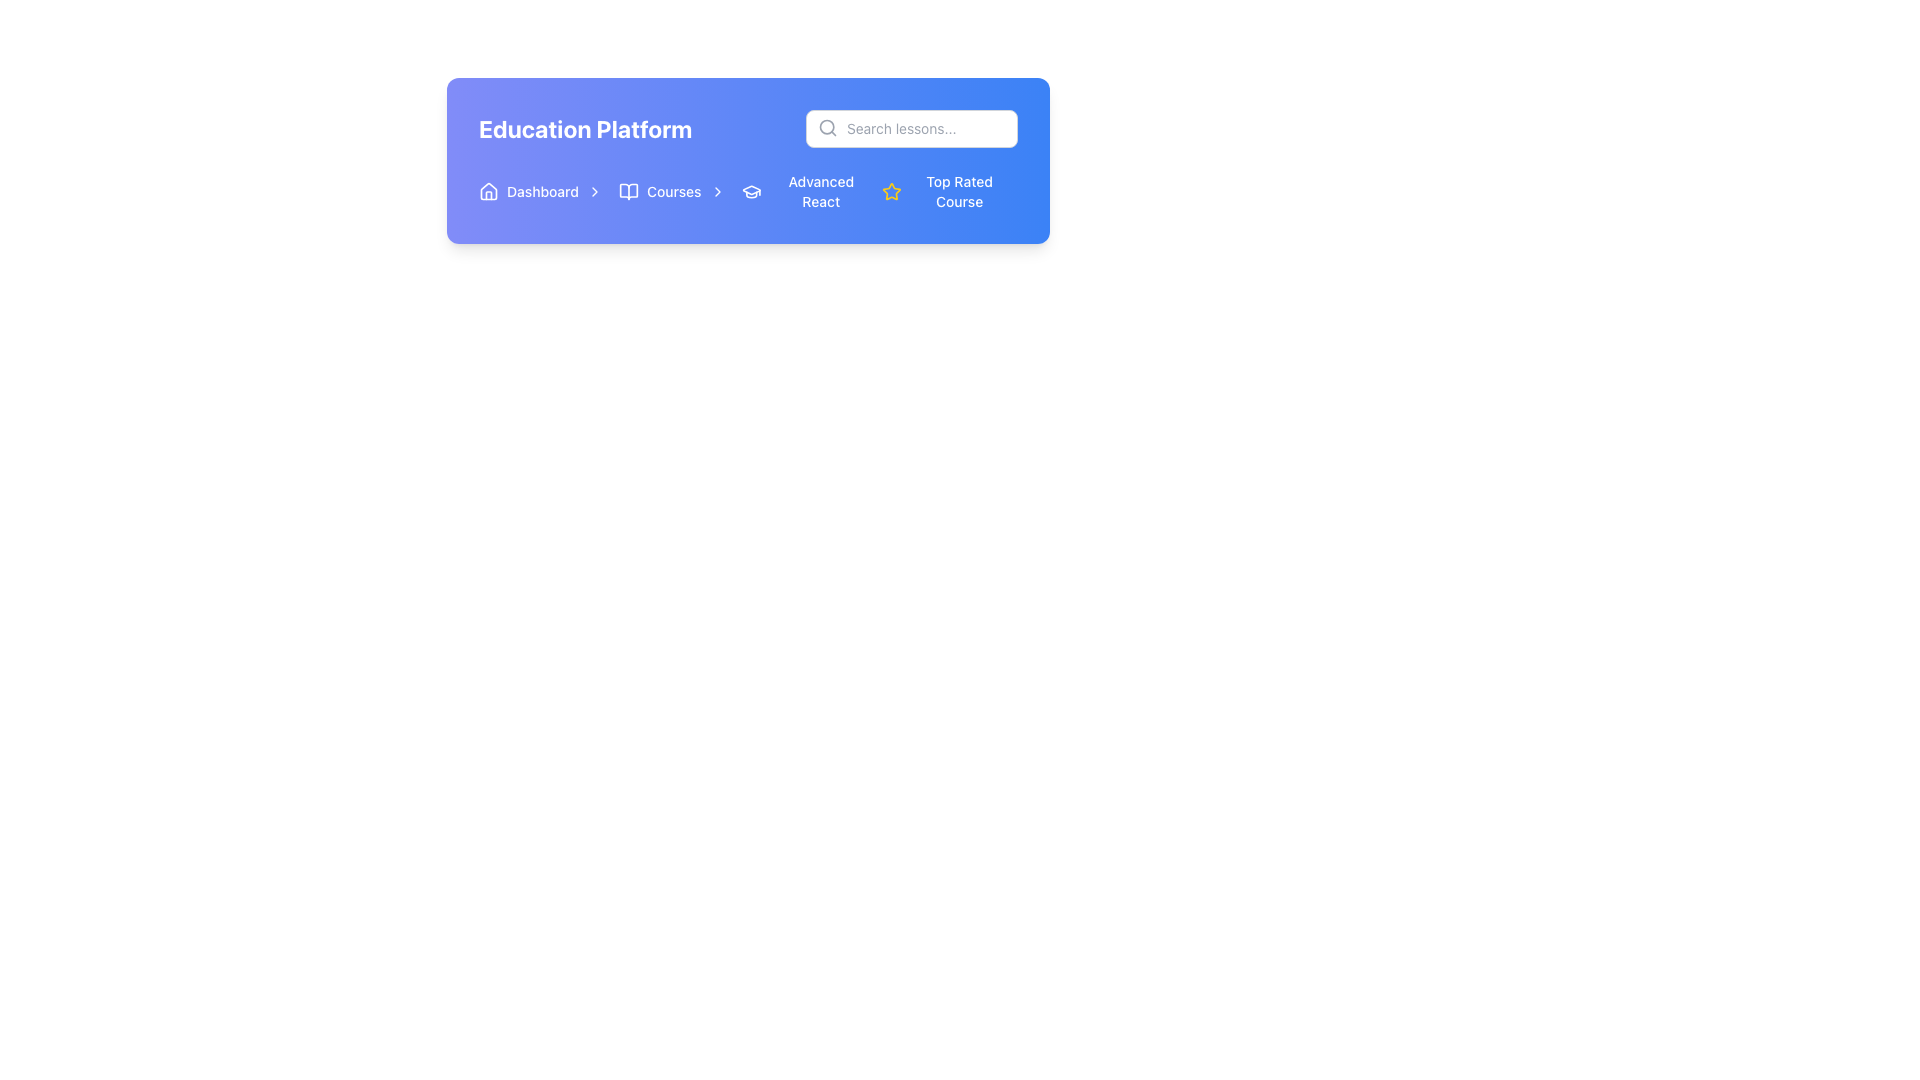 The width and height of the screenshot is (1920, 1080). What do you see at coordinates (676, 192) in the screenshot?
I see `the breadcrumb navigation section` at bounding box center [676, 192].